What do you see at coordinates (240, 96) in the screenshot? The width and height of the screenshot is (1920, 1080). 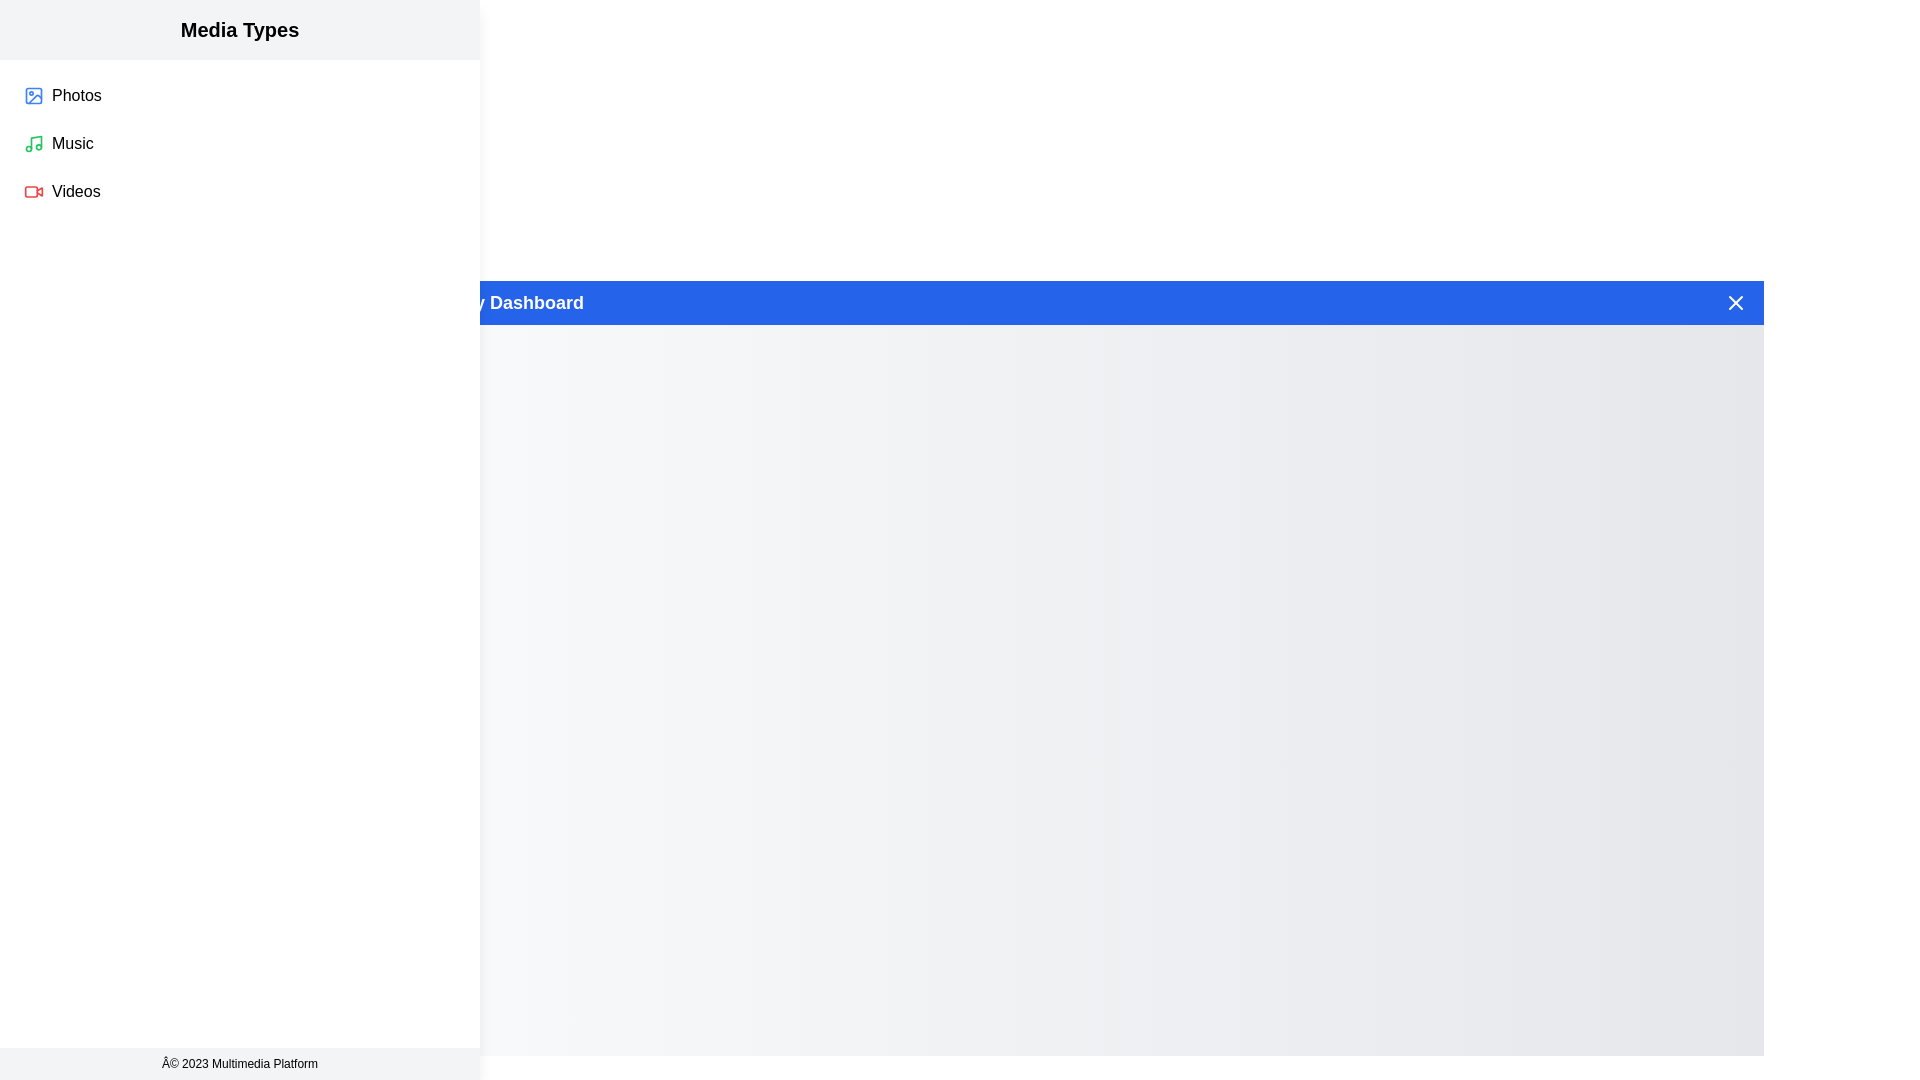 I see `the 'Photos' navigation menu item to observe the background change effect` at bounding box center [240, 96].